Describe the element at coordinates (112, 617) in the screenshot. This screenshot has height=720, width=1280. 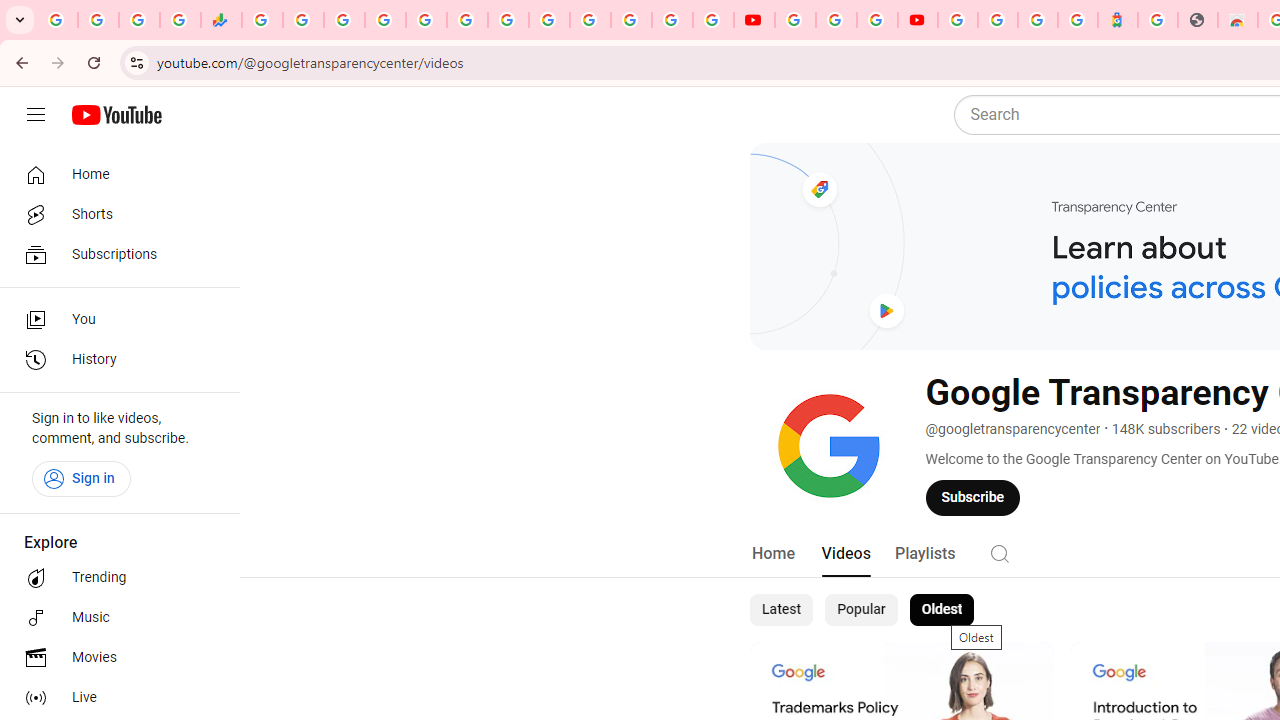
I see `'Music'` at that location.